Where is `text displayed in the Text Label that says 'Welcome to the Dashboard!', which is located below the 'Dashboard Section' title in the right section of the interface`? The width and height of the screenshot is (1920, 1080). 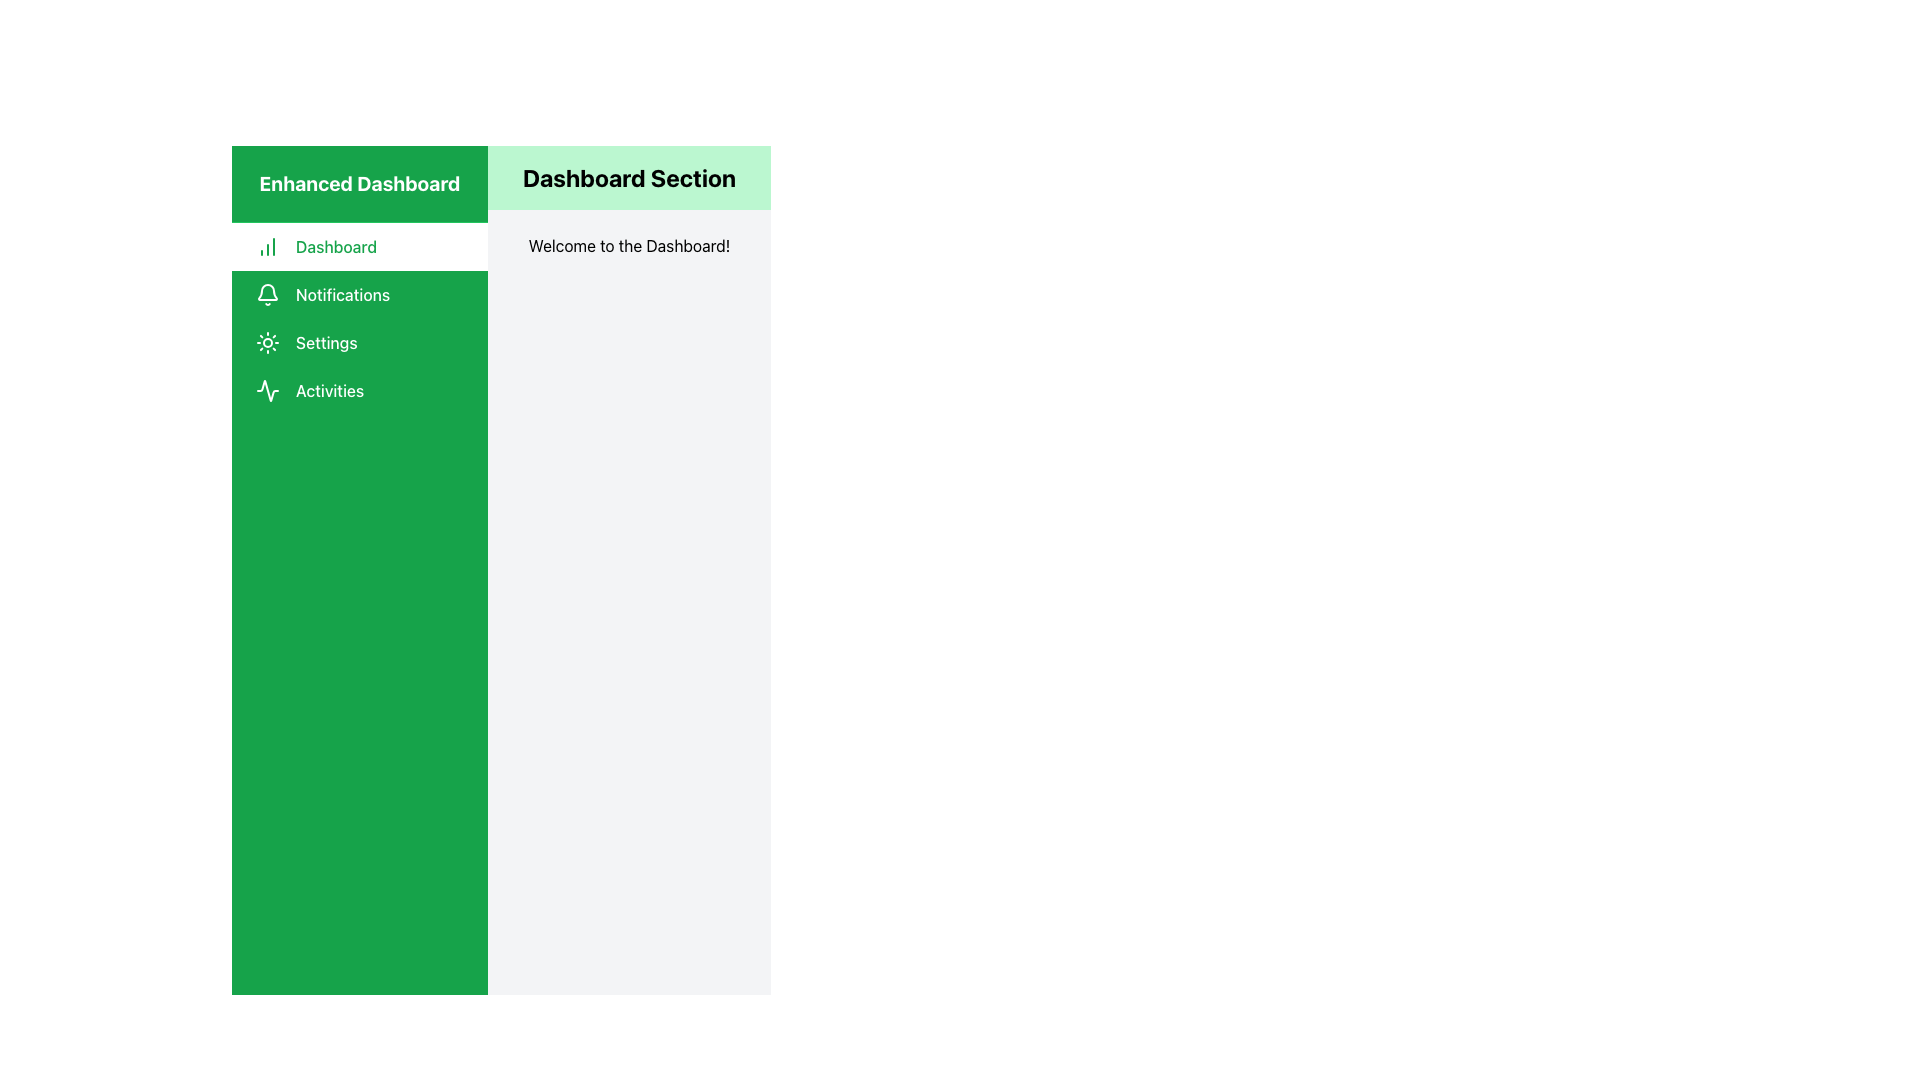
text displayed in the Text Label that says 'Welcome to the Dashboard!', which is located below the 'Dashboard Section' title in the right section of the interface is located at coordinates (628, 245).